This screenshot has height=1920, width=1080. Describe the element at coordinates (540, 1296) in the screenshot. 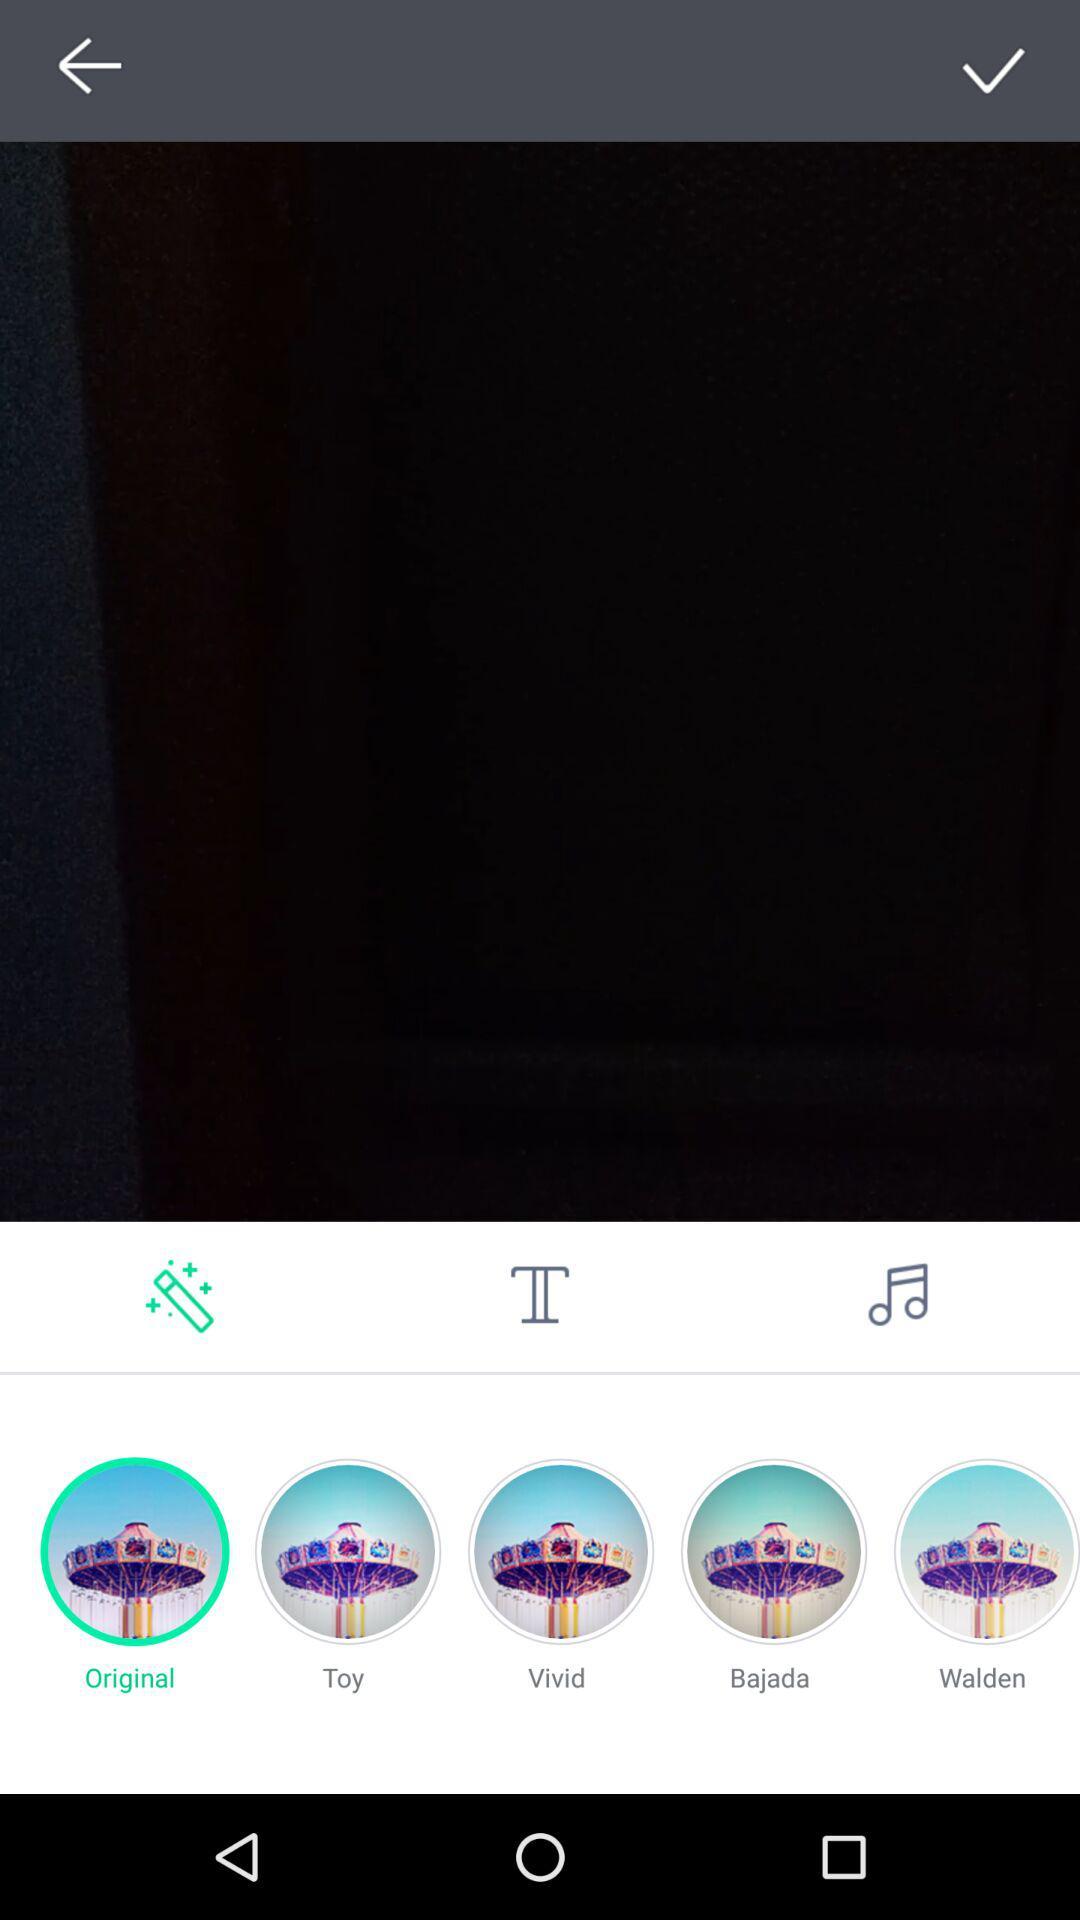

I see `edit language` at that location.